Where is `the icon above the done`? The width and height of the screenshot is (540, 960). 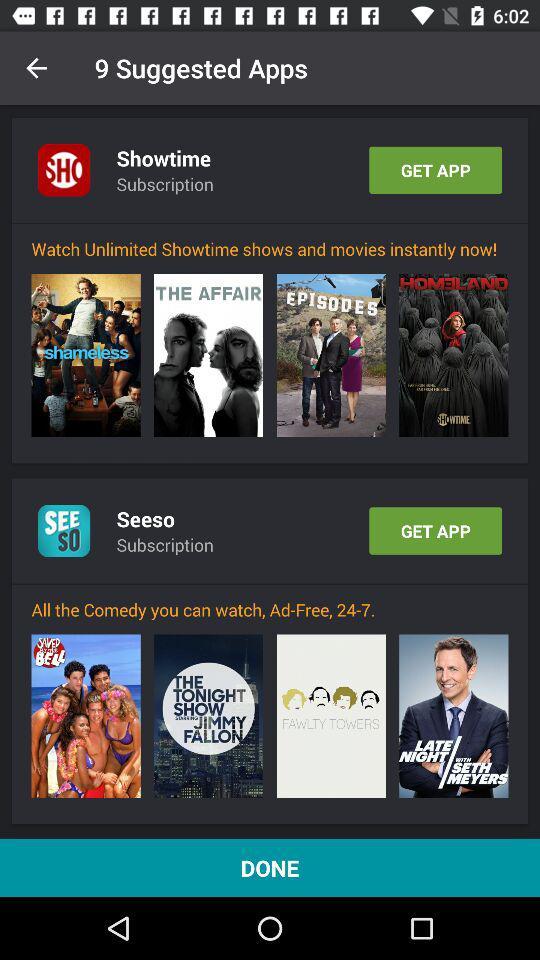 the icon above the done is located at coordinates (85, 716).